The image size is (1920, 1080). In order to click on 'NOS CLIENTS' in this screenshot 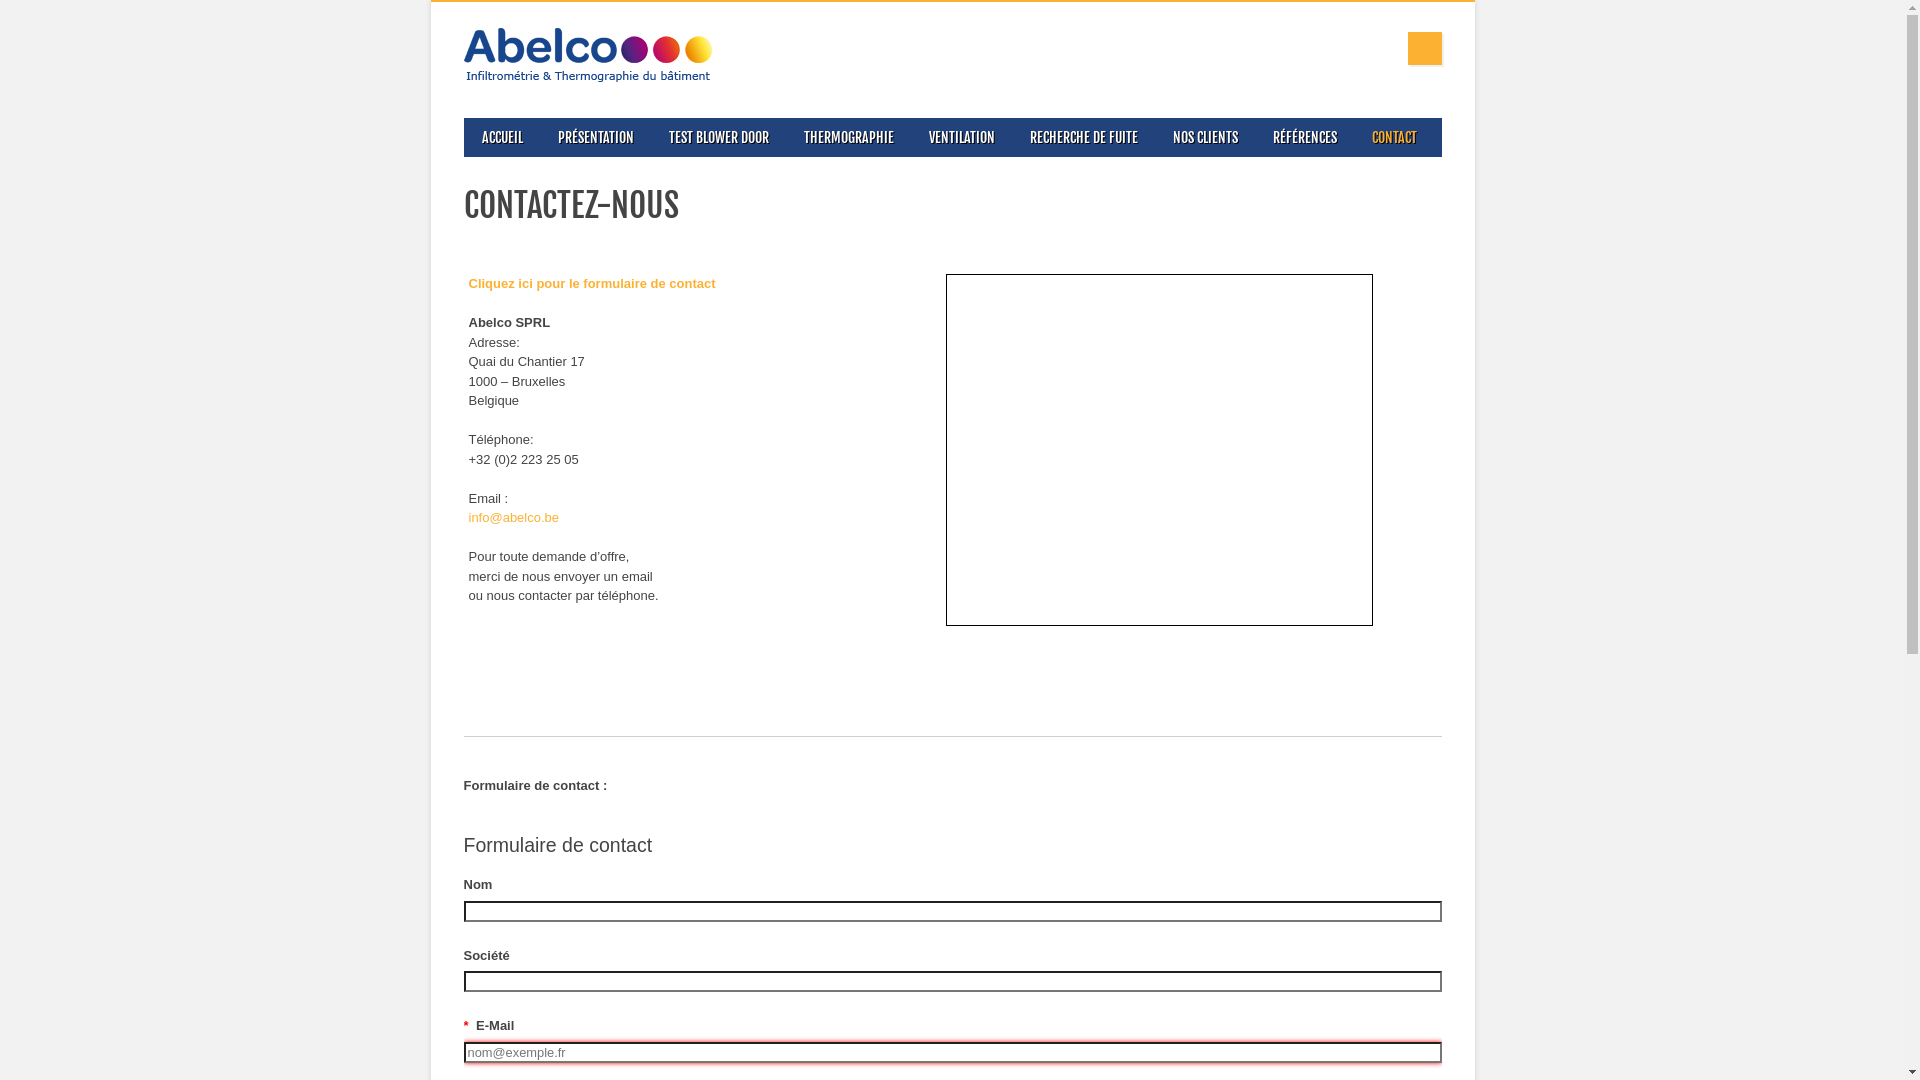, I will do `click(1153, 137)`.